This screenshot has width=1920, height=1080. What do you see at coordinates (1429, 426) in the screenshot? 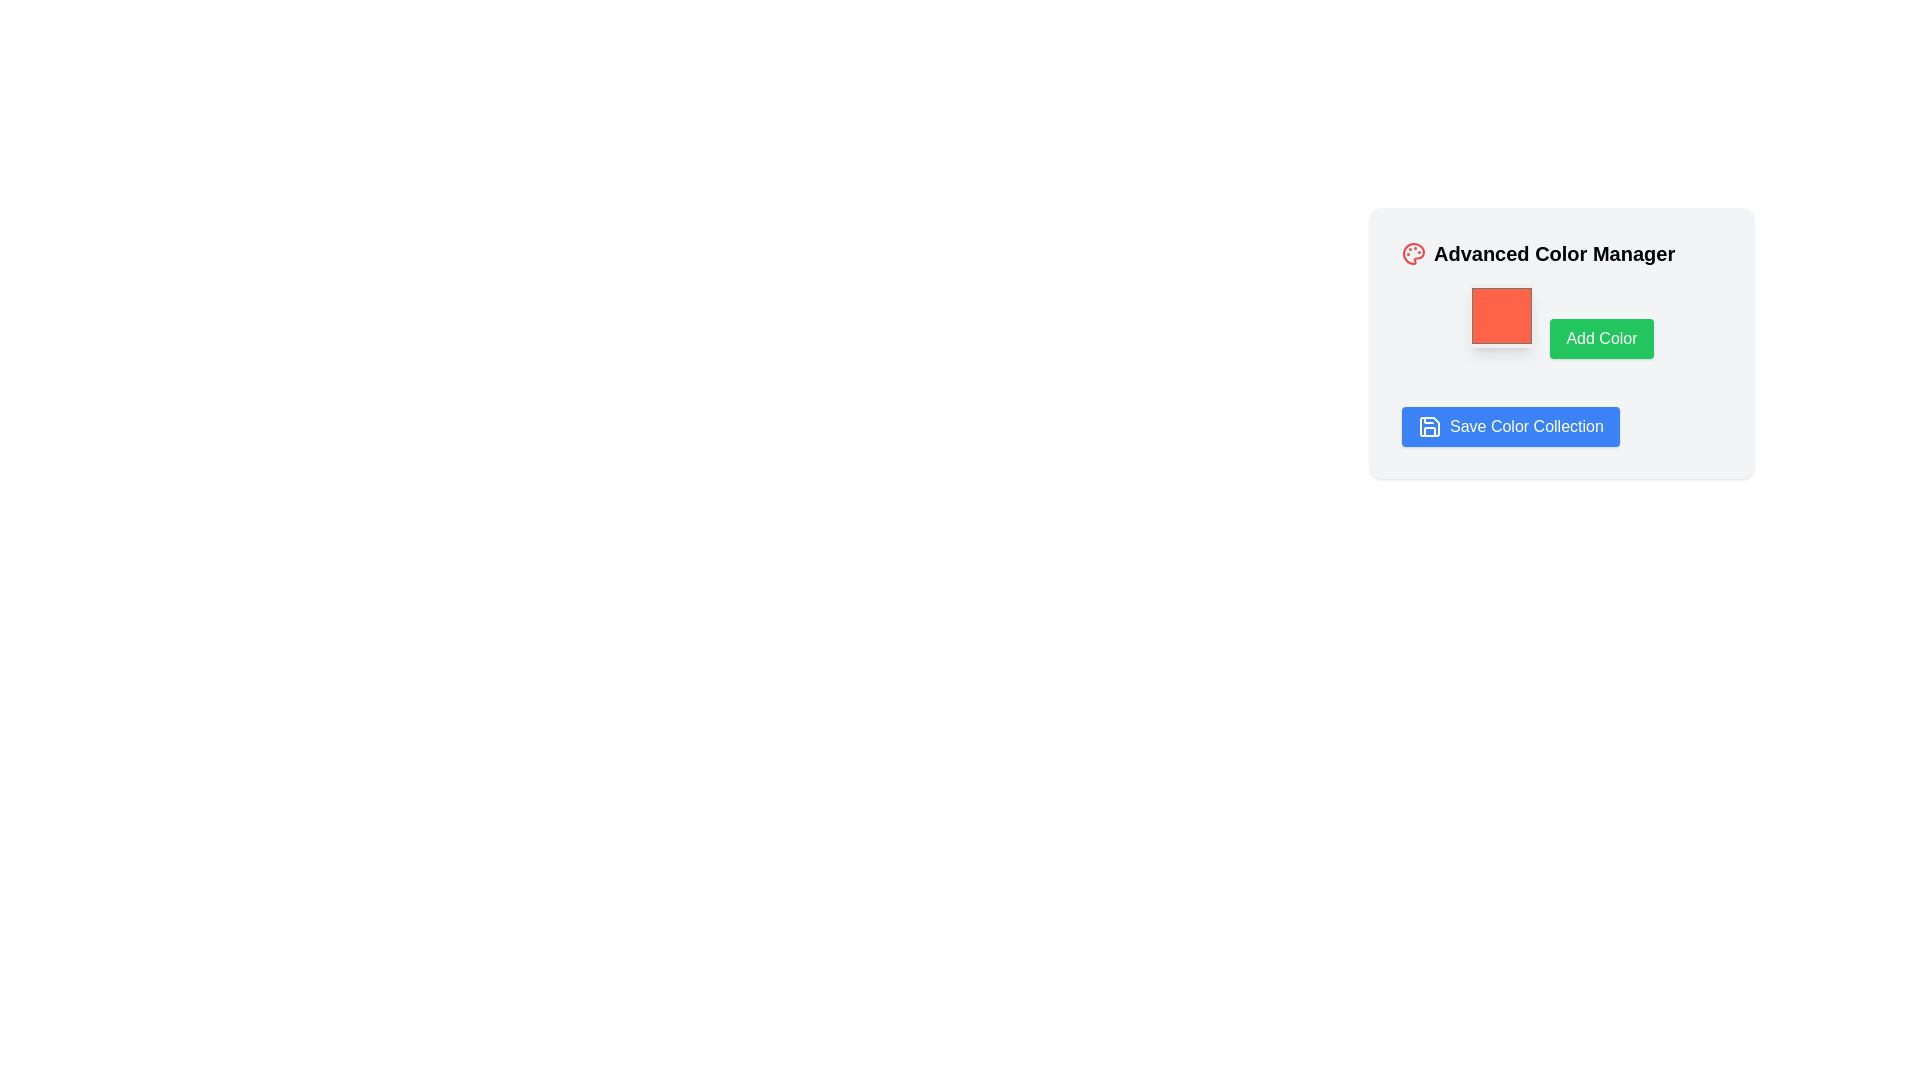
I see `the save icon located on the left side of the 'Save Color Collection' button, which visually reinforces the save action` at bounding box center [1429, 426].